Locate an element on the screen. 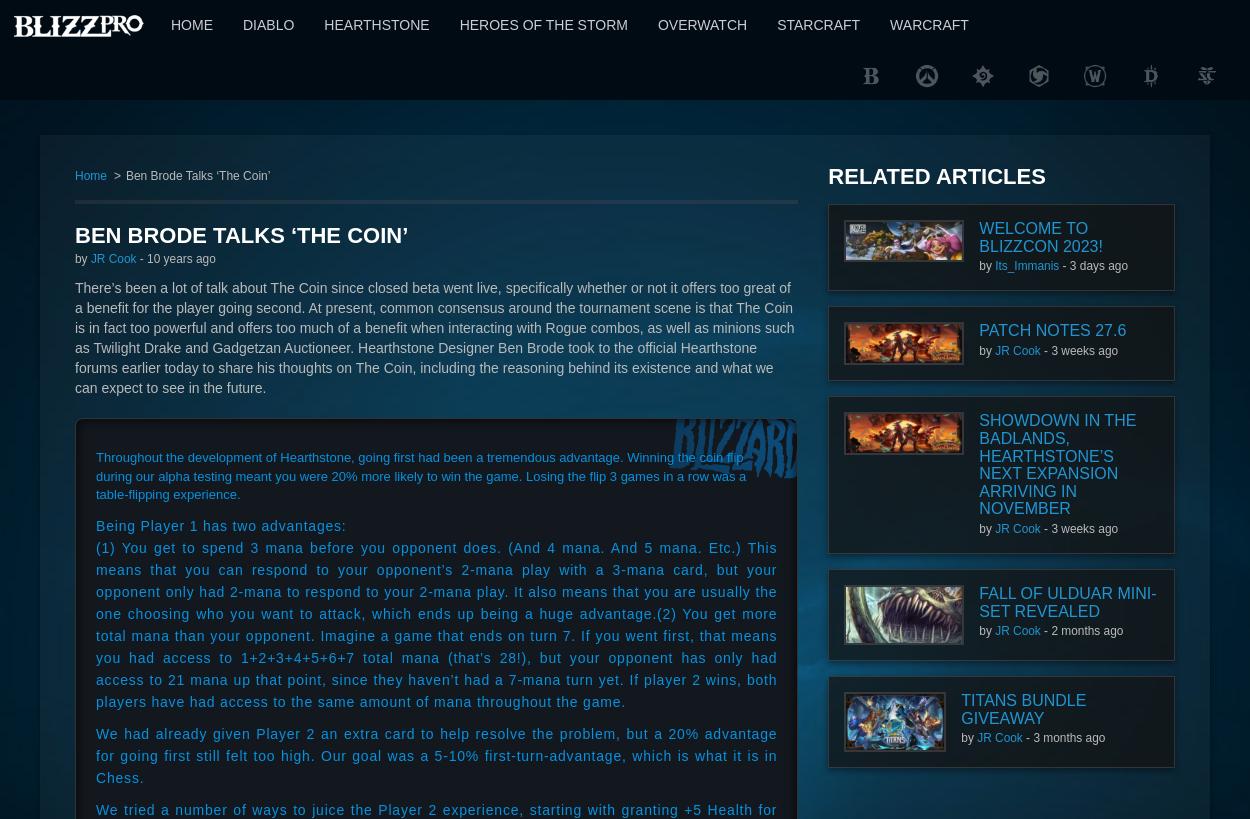 This screenshot has height=819, width=1250. '- 10 years ago' is located at coordinates (175, 257).